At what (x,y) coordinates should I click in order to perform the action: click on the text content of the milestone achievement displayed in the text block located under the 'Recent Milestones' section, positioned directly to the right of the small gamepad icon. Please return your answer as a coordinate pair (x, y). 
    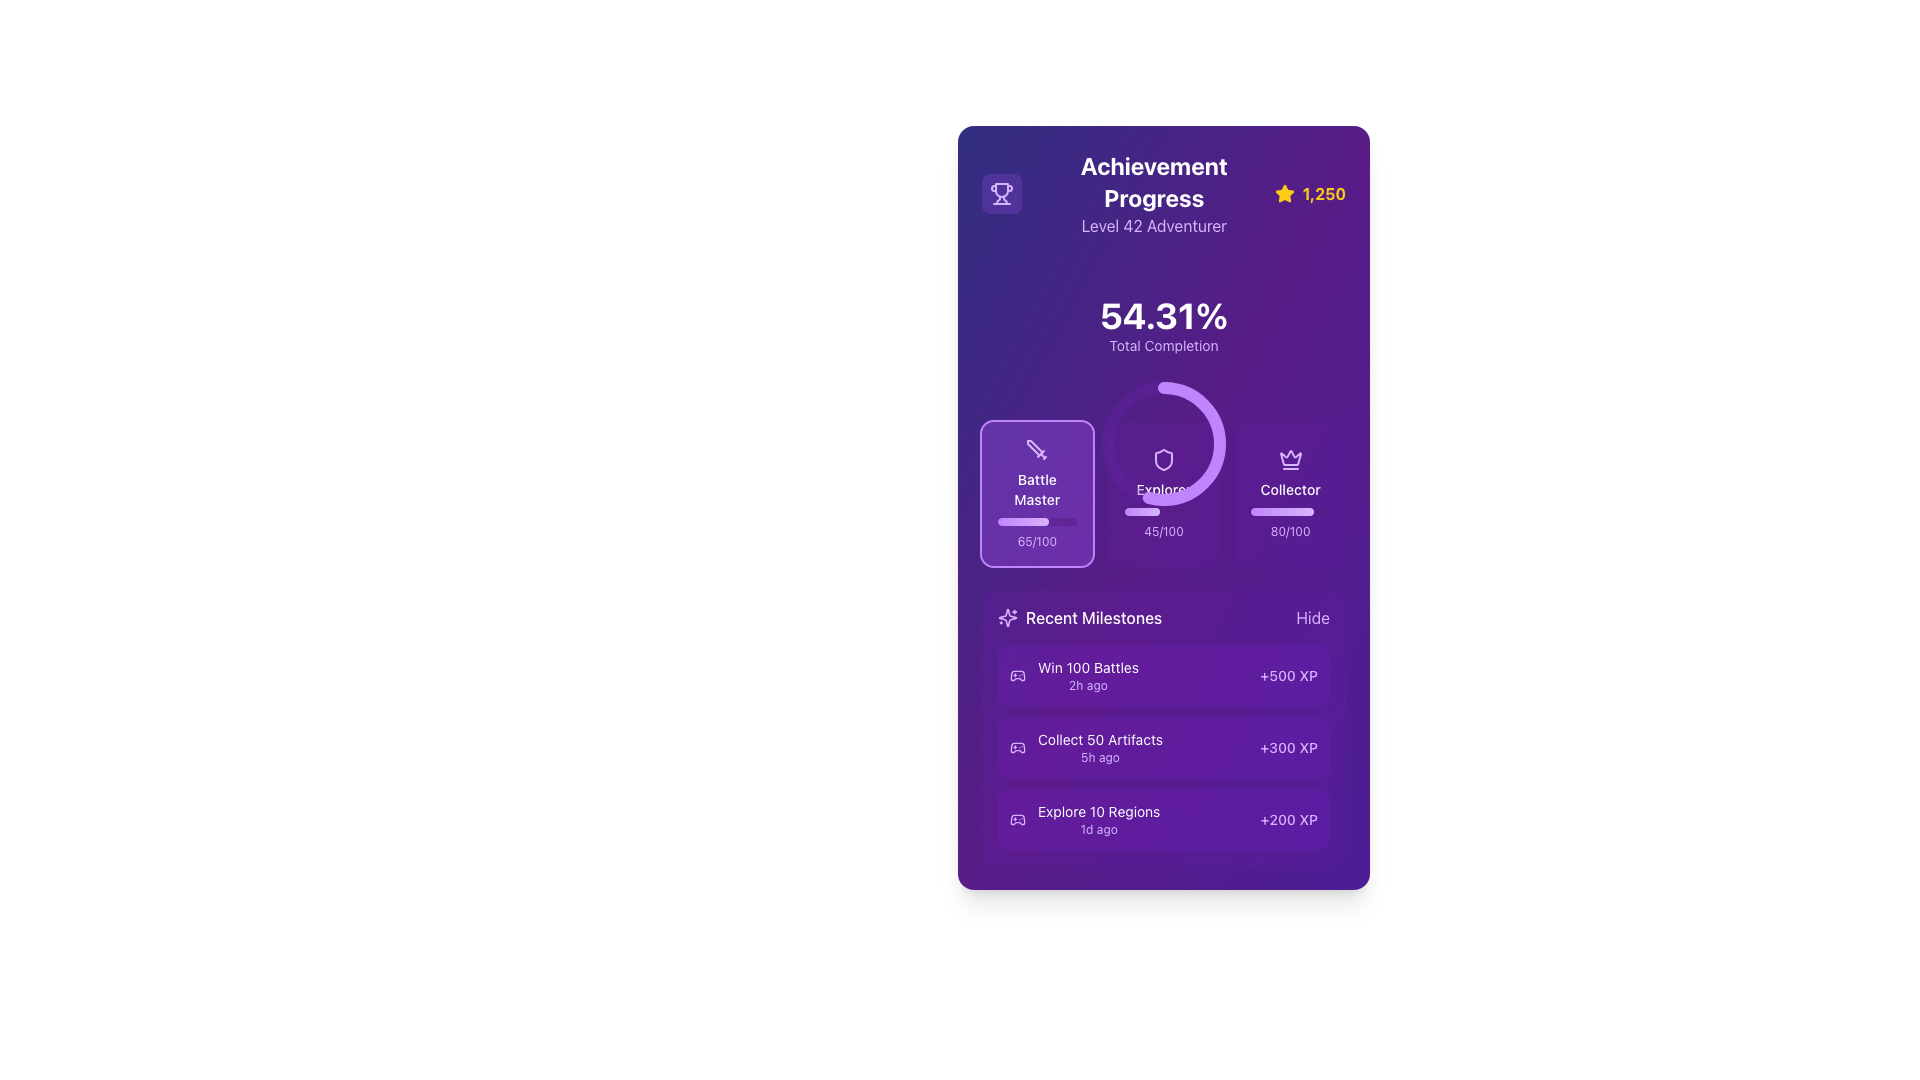
    Looking at the image, I should click on (1087, 675).